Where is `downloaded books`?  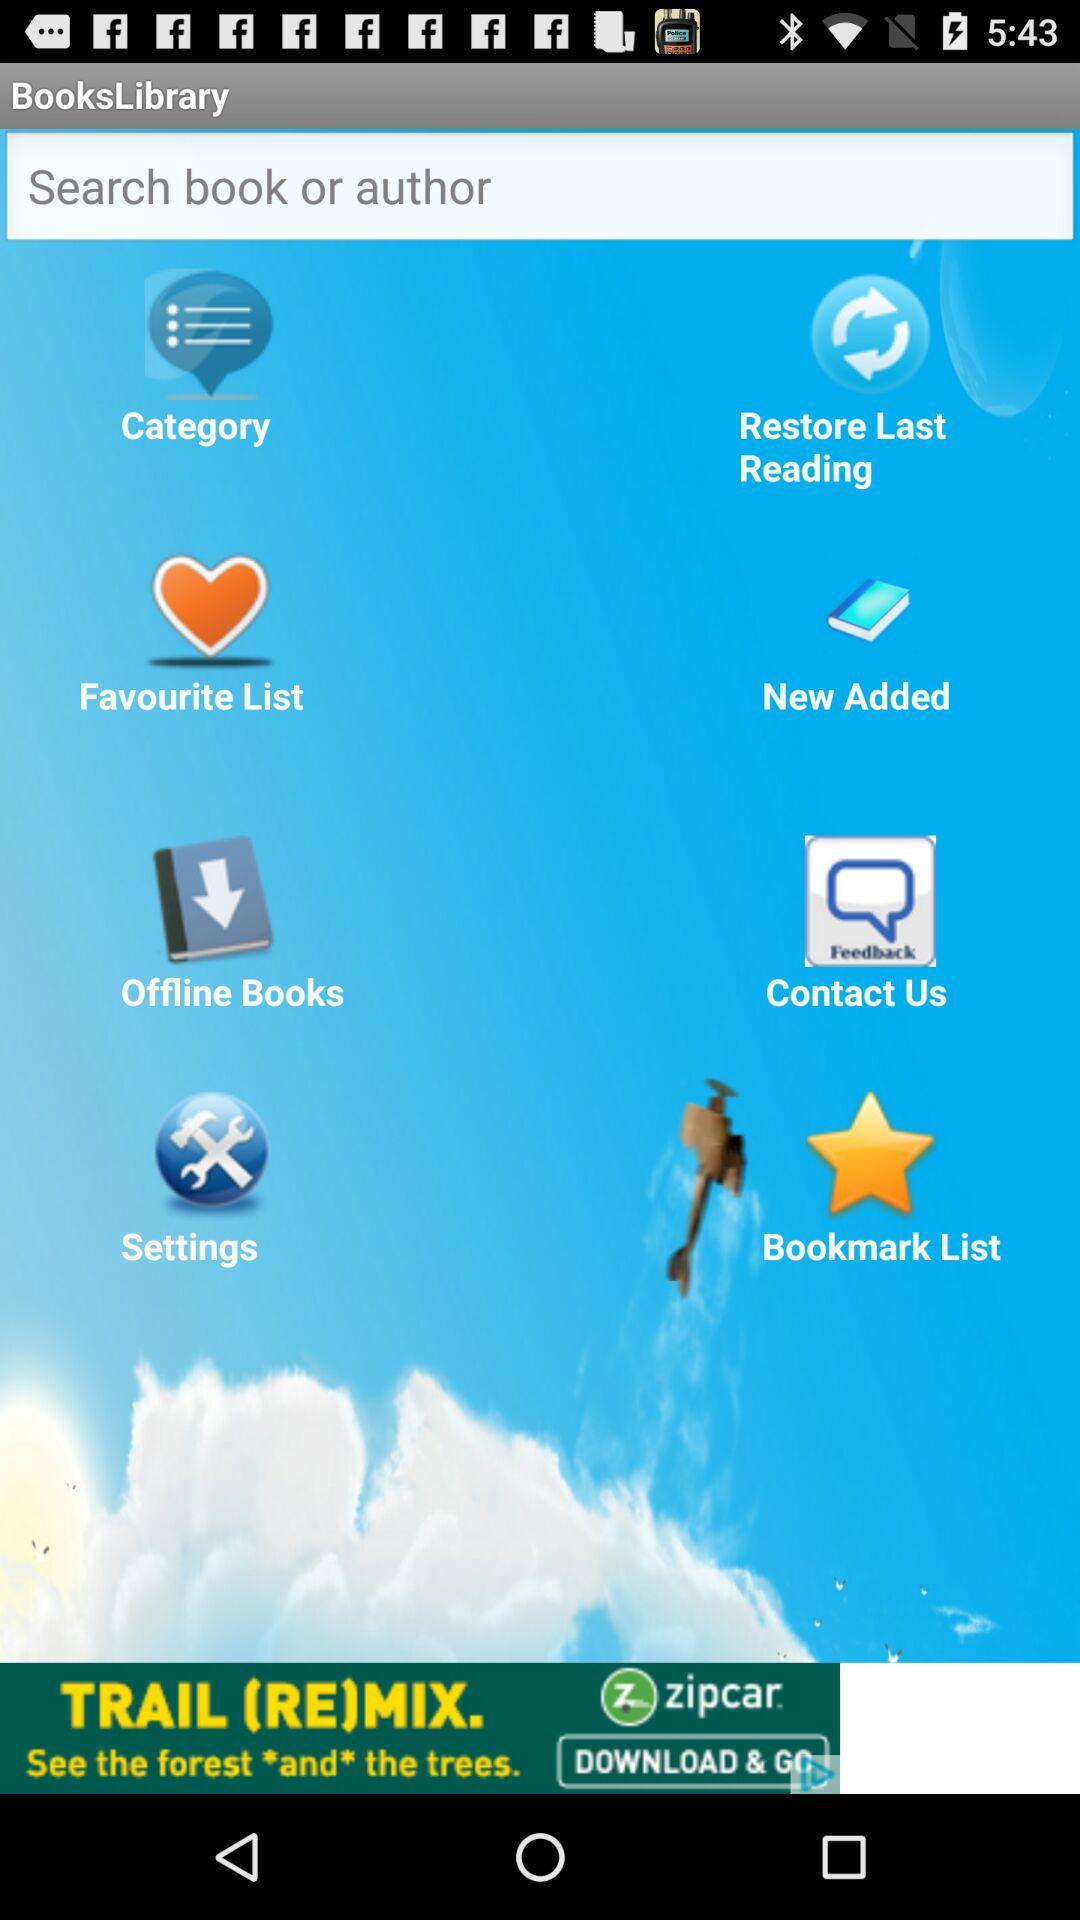
downloaded books is located at coordinates (209, 900).